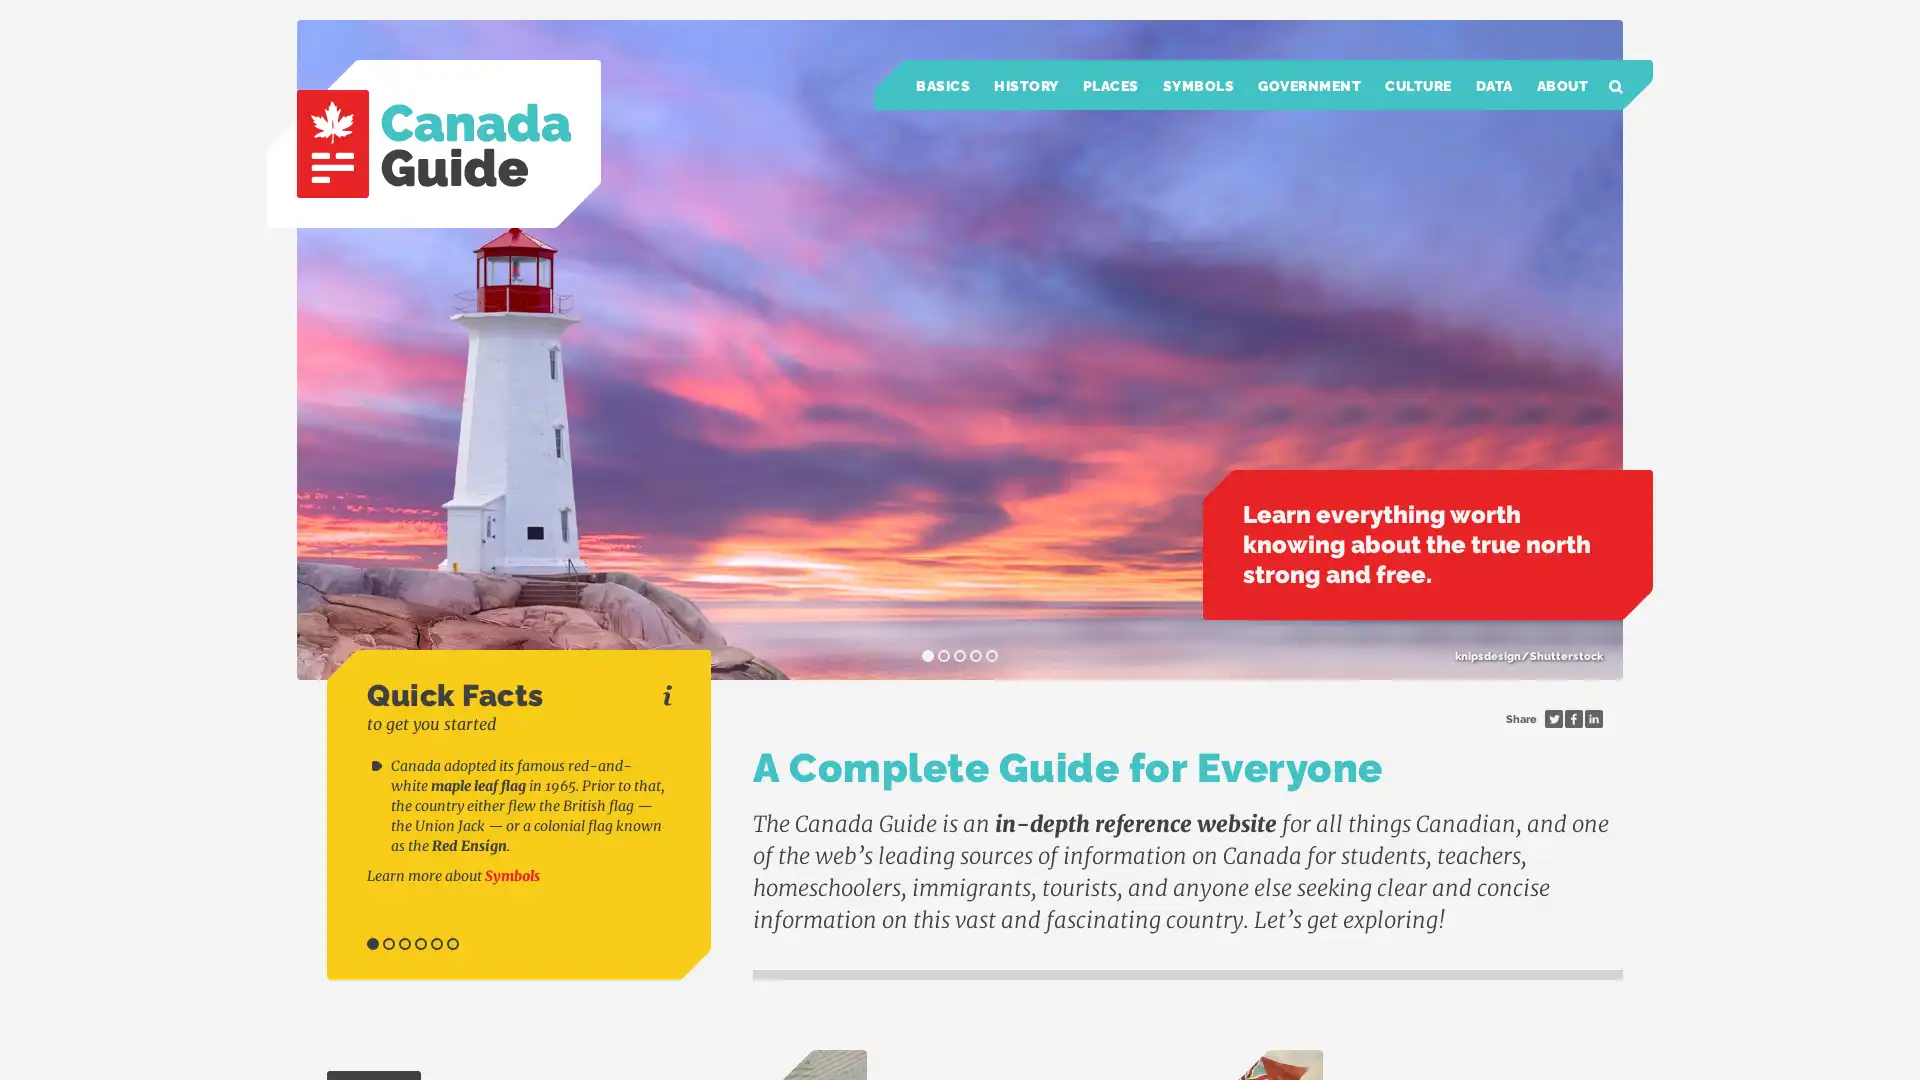  What do you see at coordinates (926, 655) in the screenshot?
I see `Go to slide 1` at bounding box center [926, 655].